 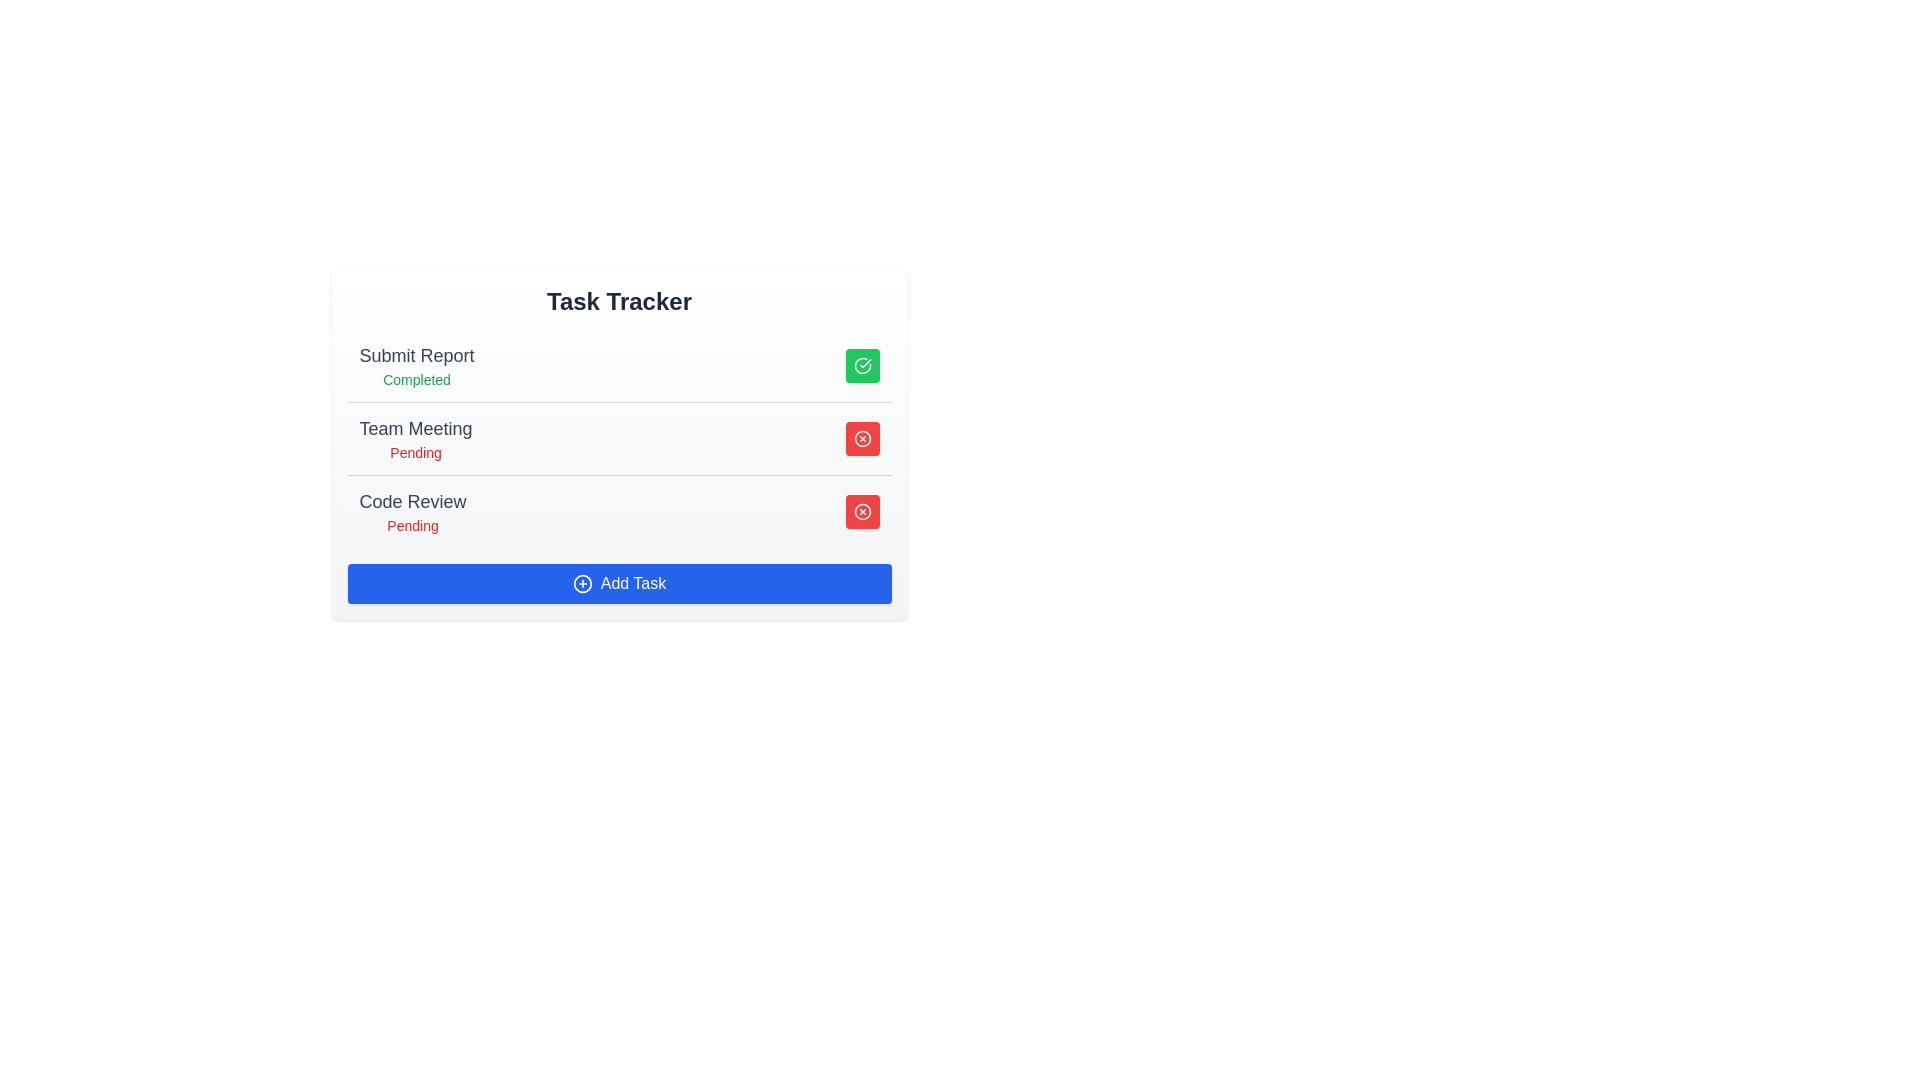 I want to click on the circular icon with a blue background and a plus symbol, located to the left of the 'Add Task' text within the button group at the bottom of the task tracker interface, so click(x=581, y=583).